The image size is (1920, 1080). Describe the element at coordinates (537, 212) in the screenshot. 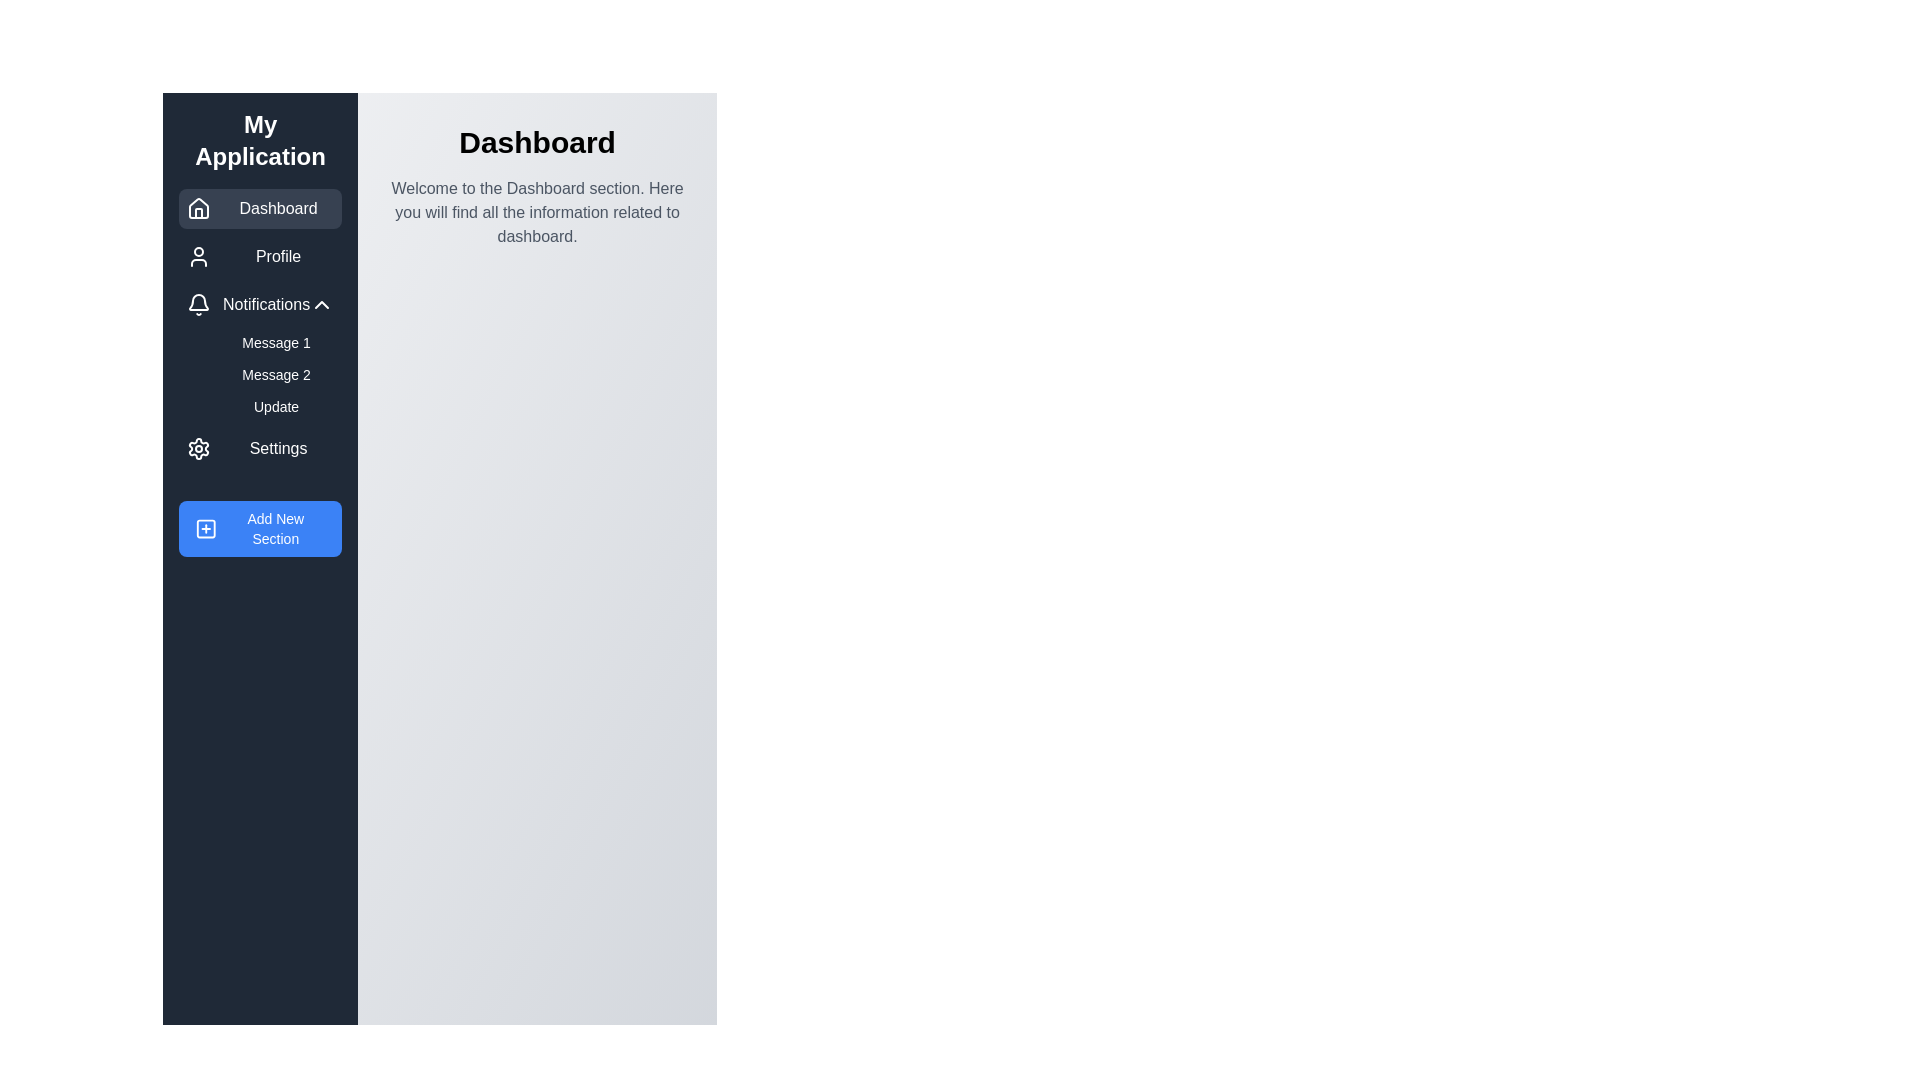

I see `informational text provided by the Text label located beneath the 'Dashboard' heading, which describes the content and purpose of the Dashboard section` at that location.